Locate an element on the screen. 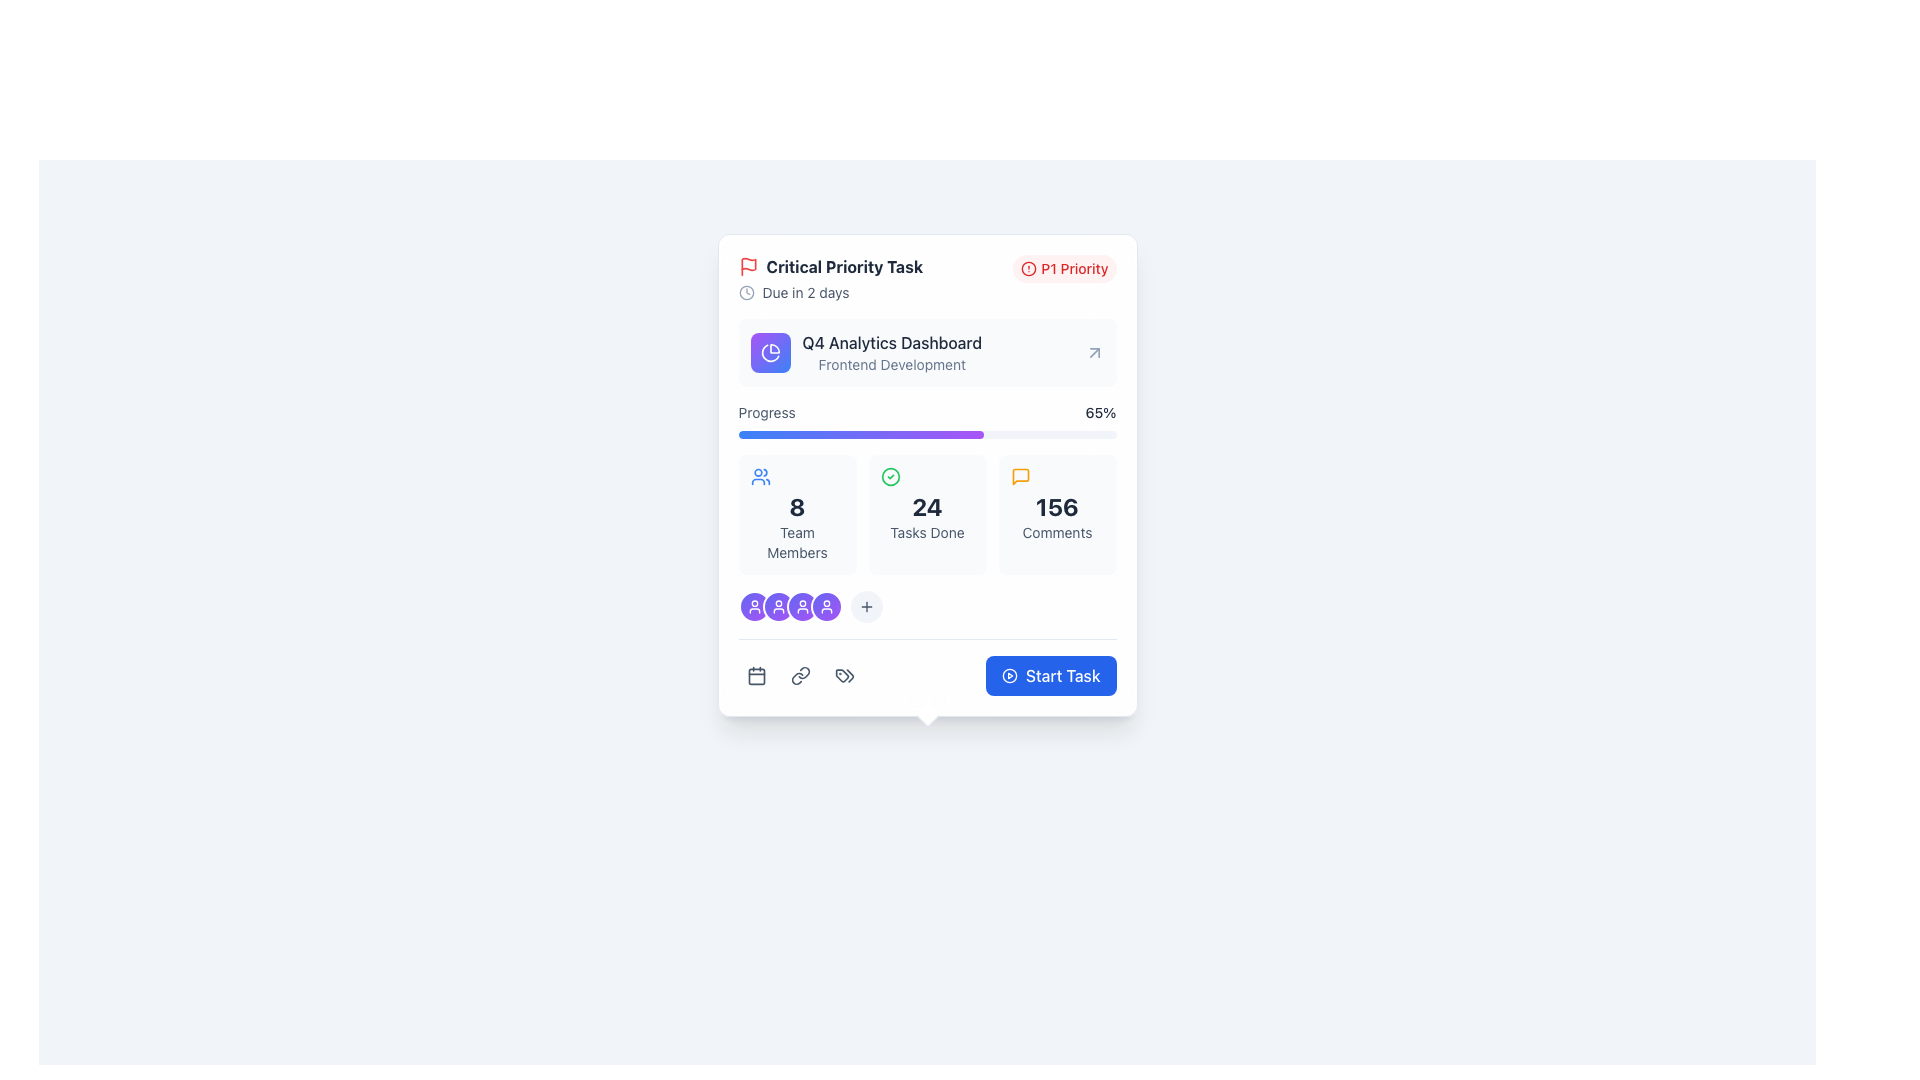 This screenshot has height=1080, width=1920. the critical priority task indicator icon located to the left of the text 'Critical Priority Task' in the header section is located at coordinates (747, 265).